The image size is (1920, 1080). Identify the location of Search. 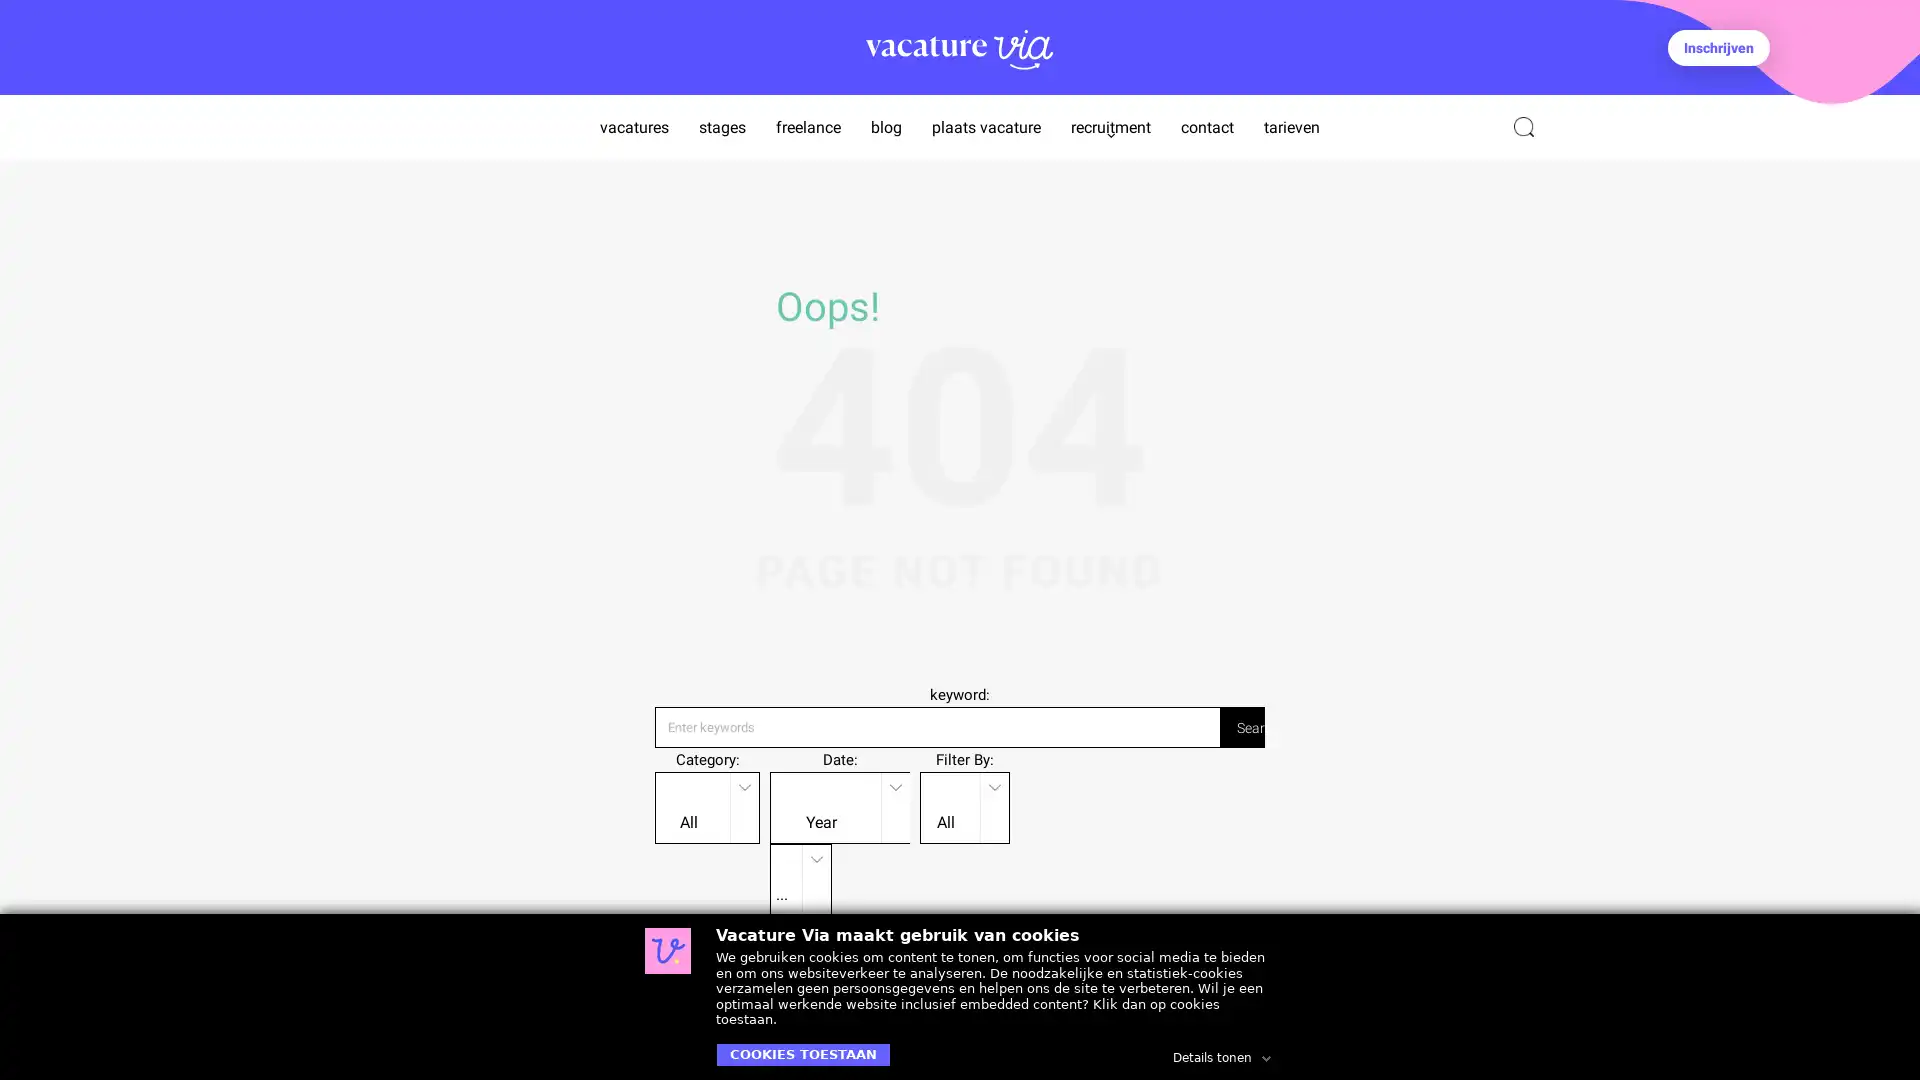
(1241, 726).